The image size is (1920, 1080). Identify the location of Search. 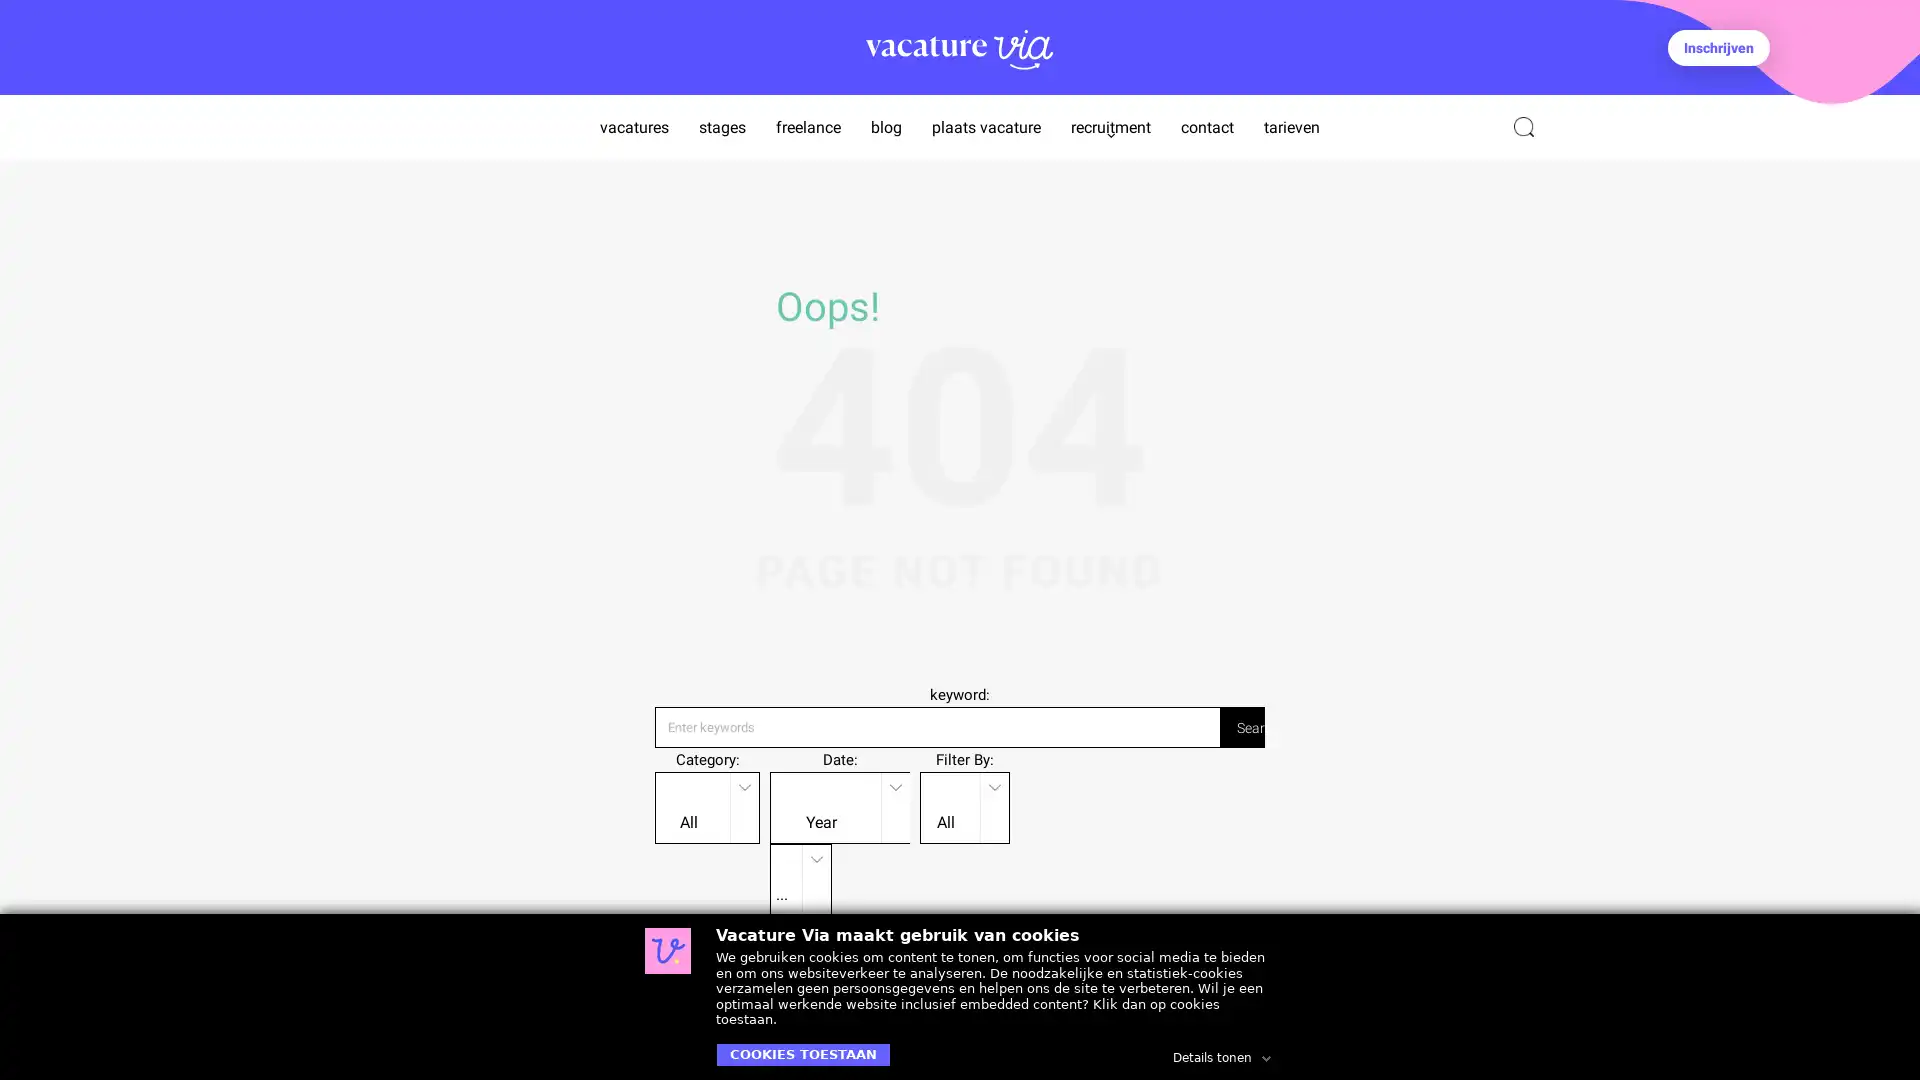
(1241, 726).